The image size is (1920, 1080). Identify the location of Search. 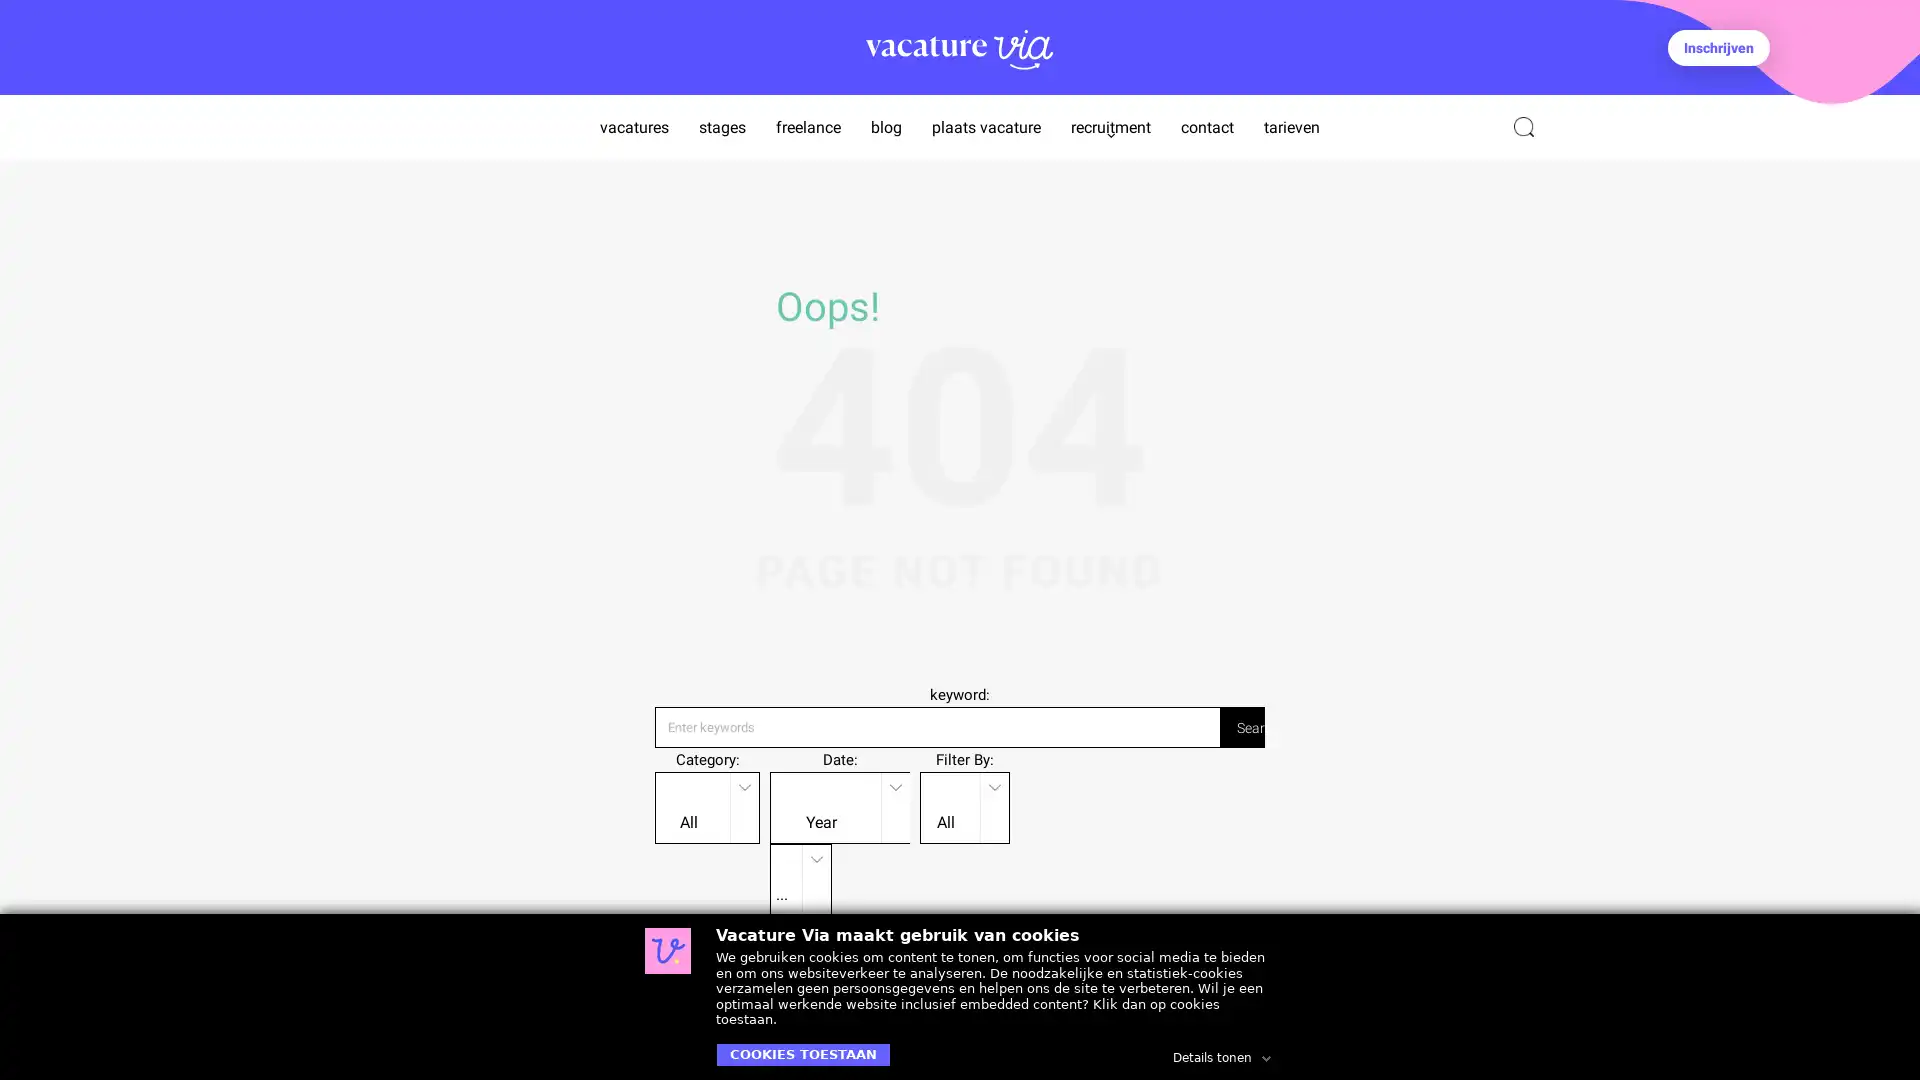
(1241, 726).